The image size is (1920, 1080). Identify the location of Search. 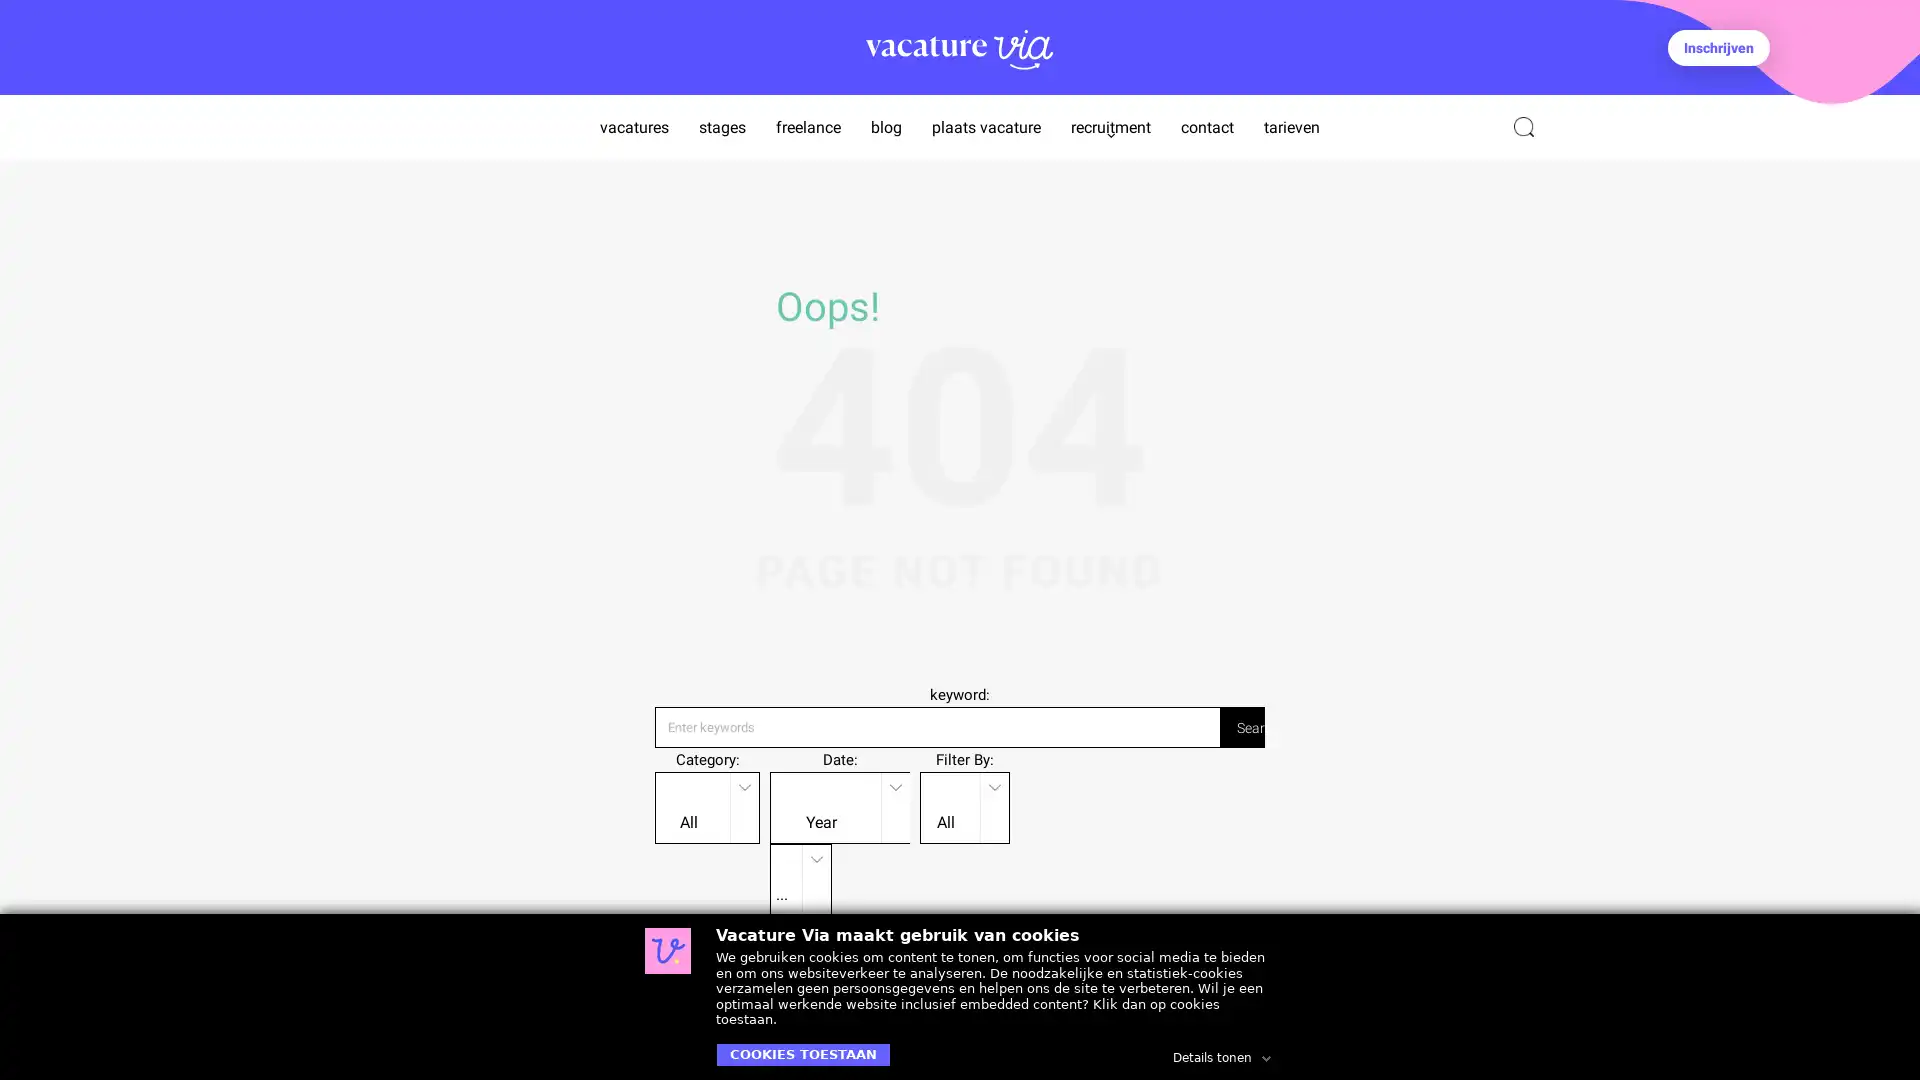
(1241, 726).